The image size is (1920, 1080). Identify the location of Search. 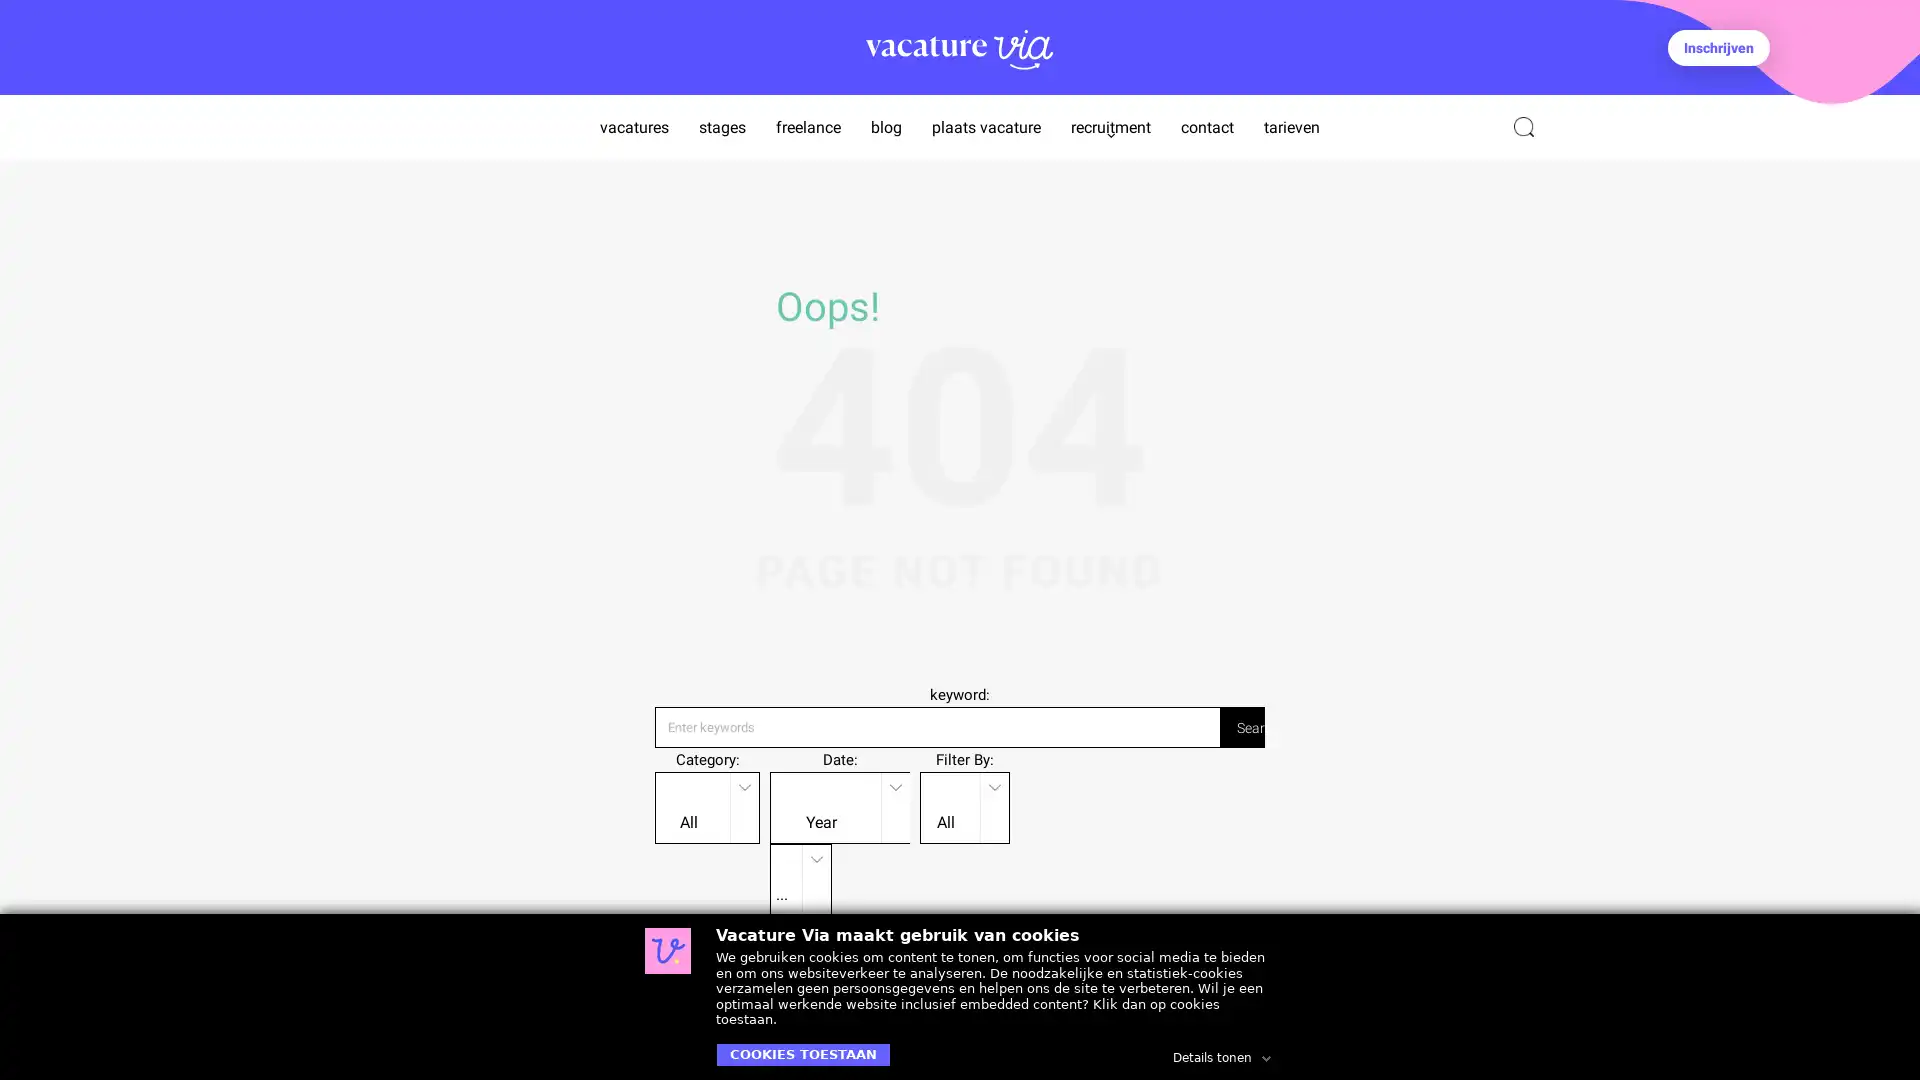
(1241, 726).